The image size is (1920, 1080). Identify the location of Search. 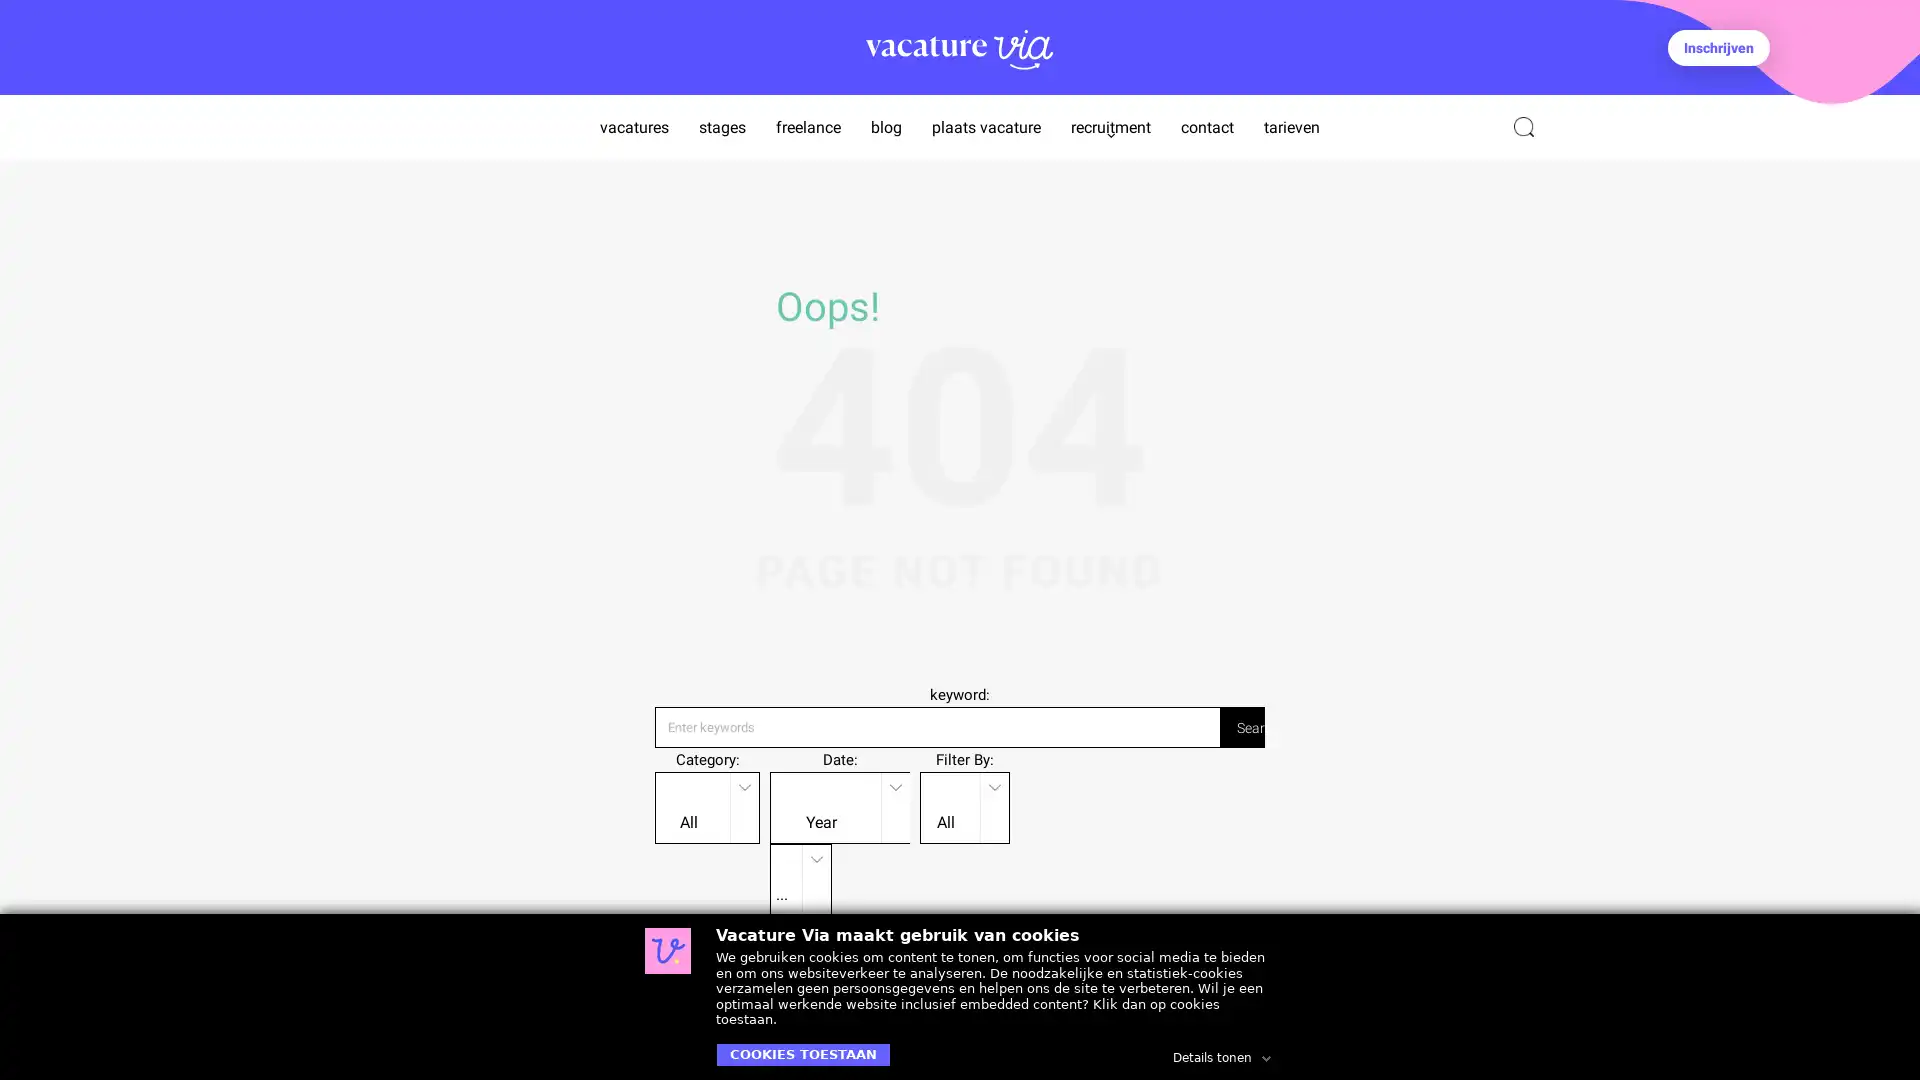
(1241, 726).